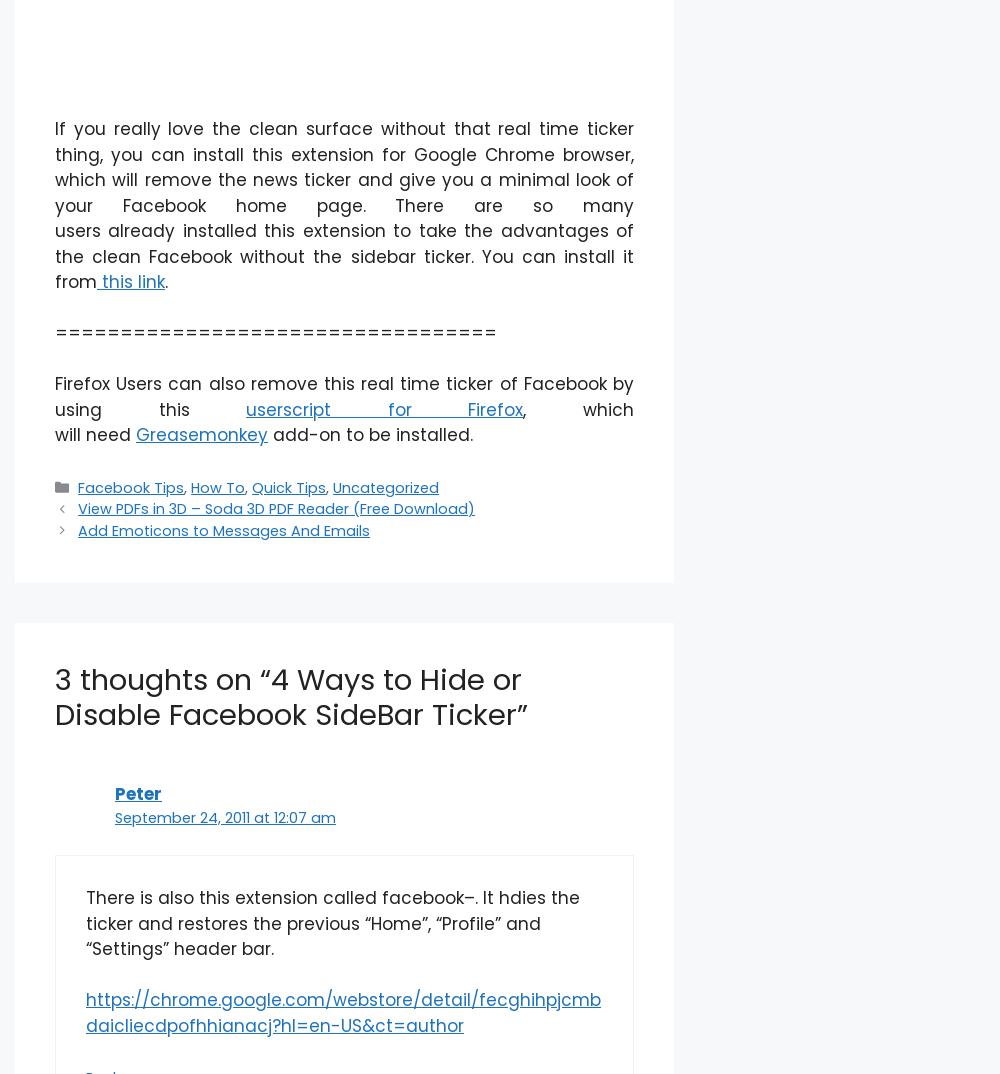 The width and height of the screenshot is (1000, 1074). Describe the element at coordinates (343, 421) in the screenshot. I see `', which will need'` at that location.